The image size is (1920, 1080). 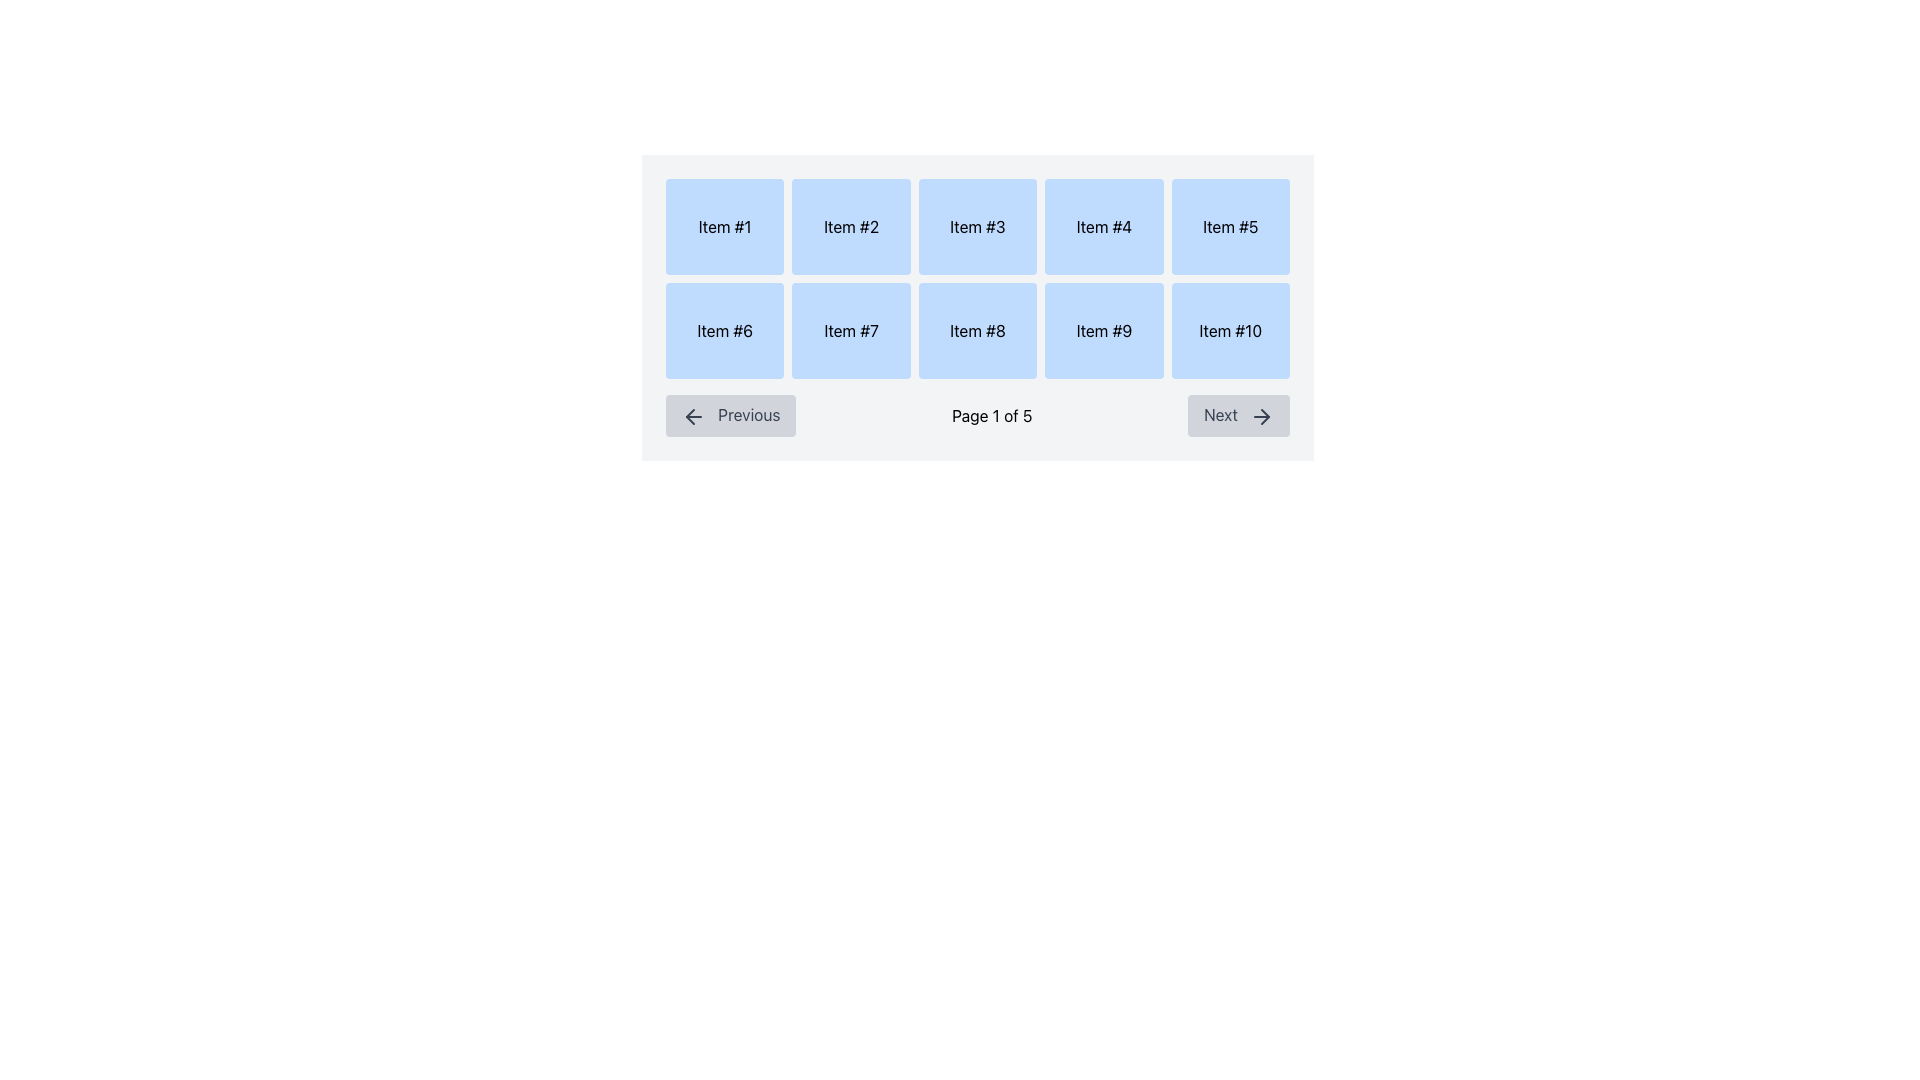 What do you see at coordinates (1261, 415) in the screenshot?
I see `the visual representation of the rightward arrow icon within the 'Next' button, which has a minimalist outline design in a dark color against a light gray background` at bounding box center [1261, 415].